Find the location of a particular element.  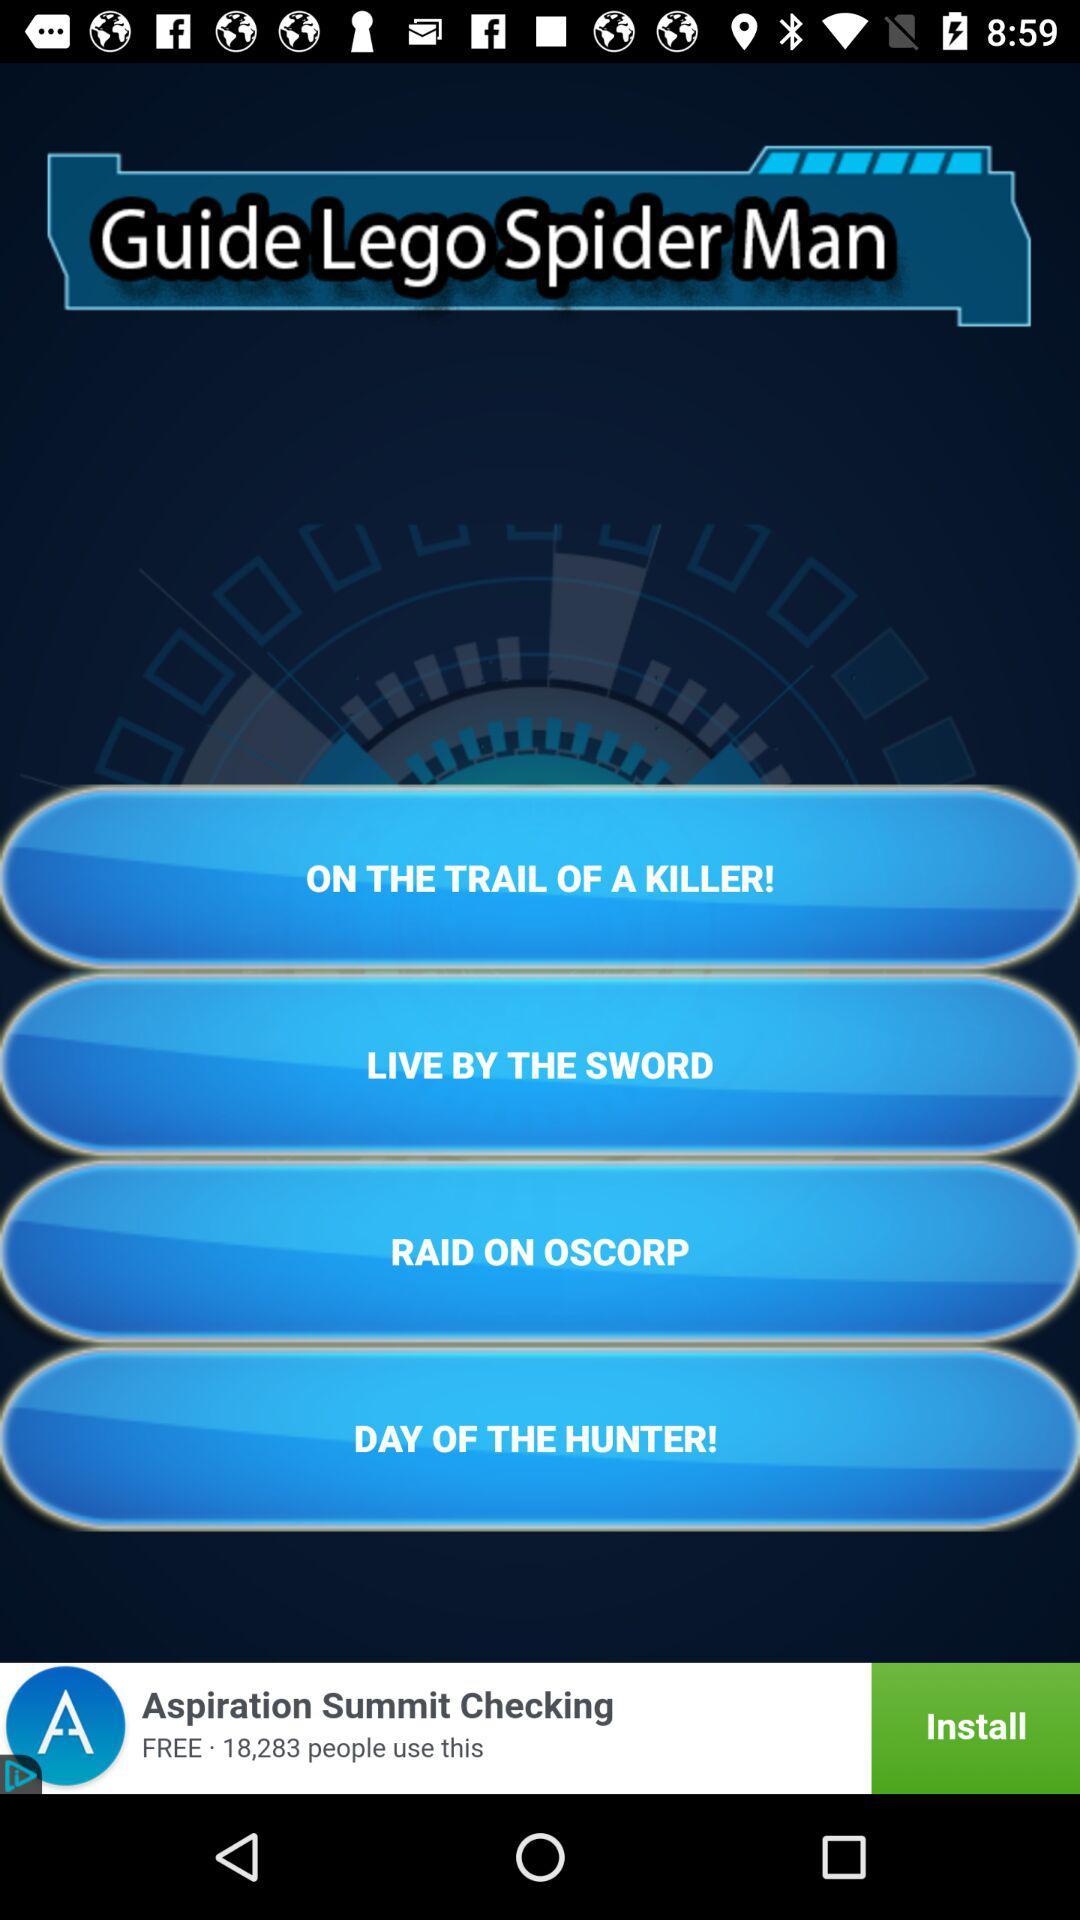

install aspiration is located at coordinates (540, 1727).